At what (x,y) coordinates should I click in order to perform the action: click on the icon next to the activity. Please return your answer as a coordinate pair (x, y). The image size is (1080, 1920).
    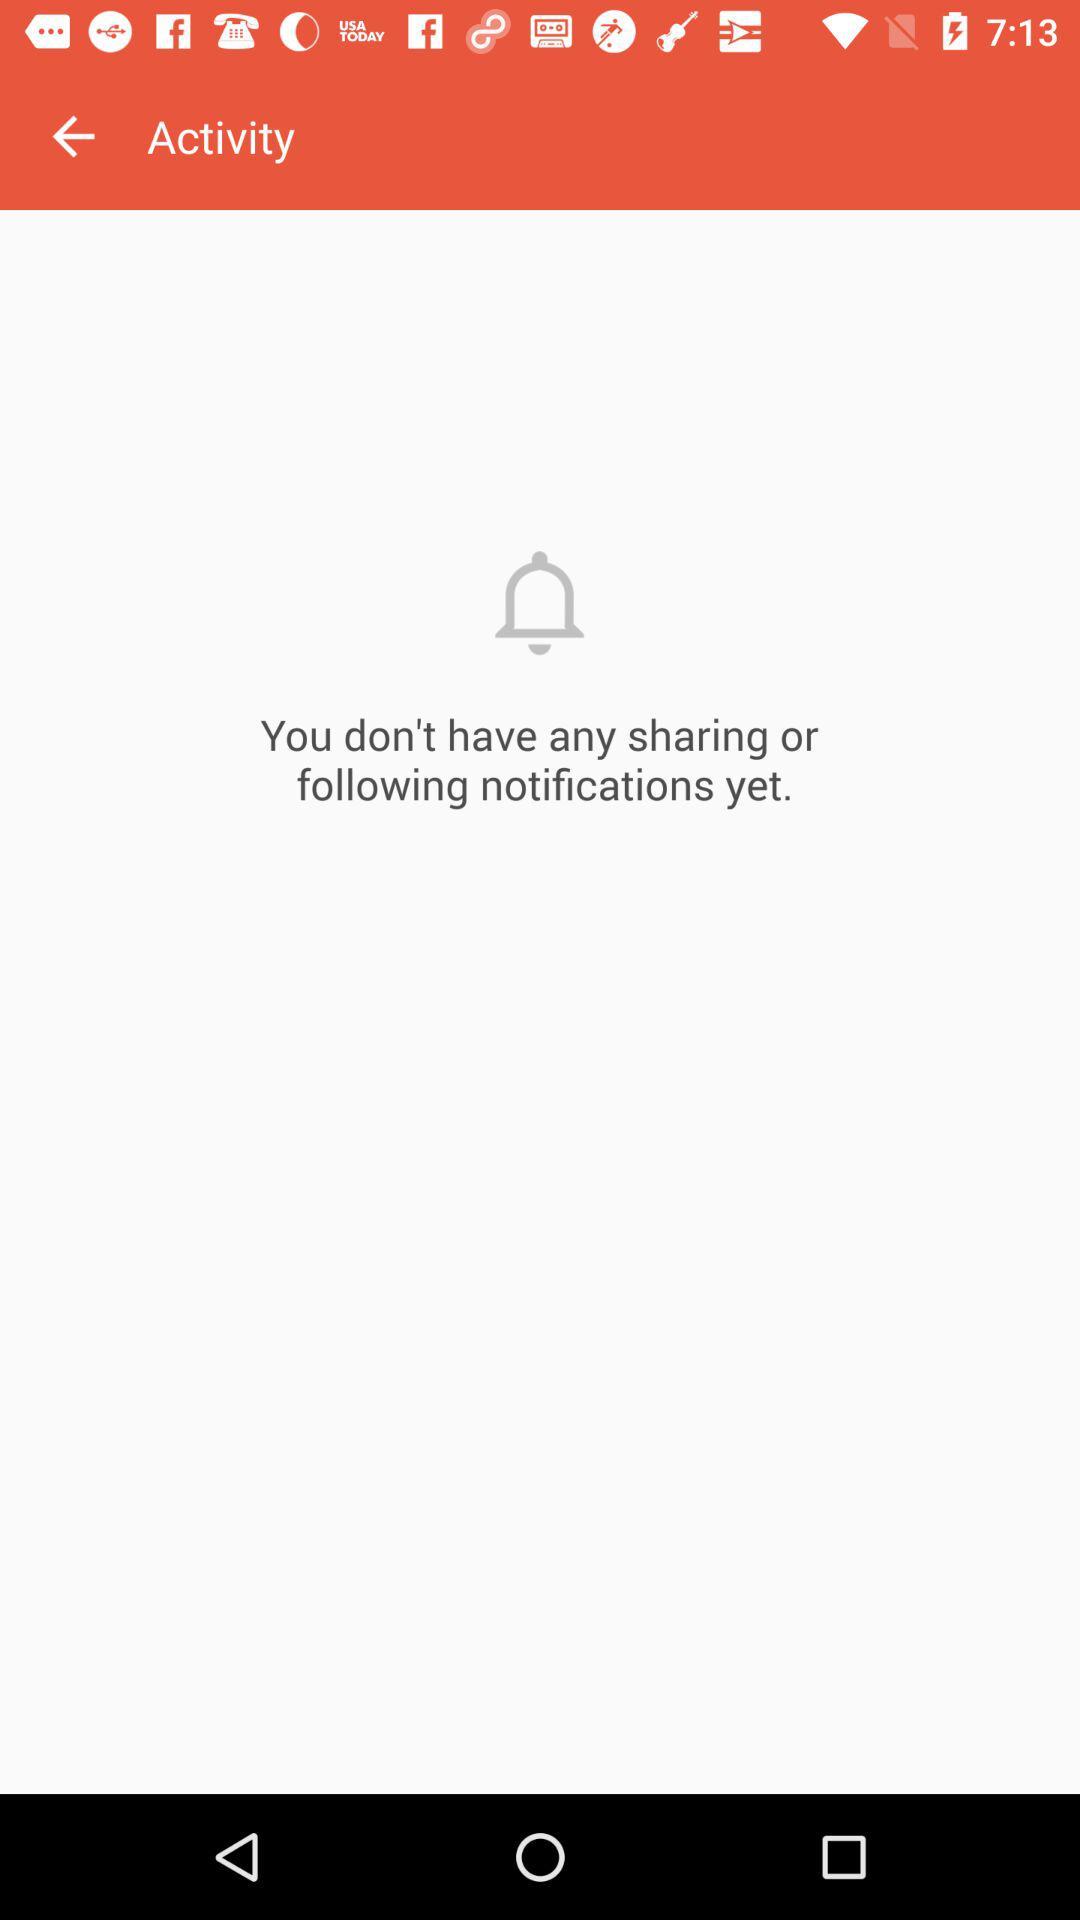
    Looking at the image, I should click on (72, 135).